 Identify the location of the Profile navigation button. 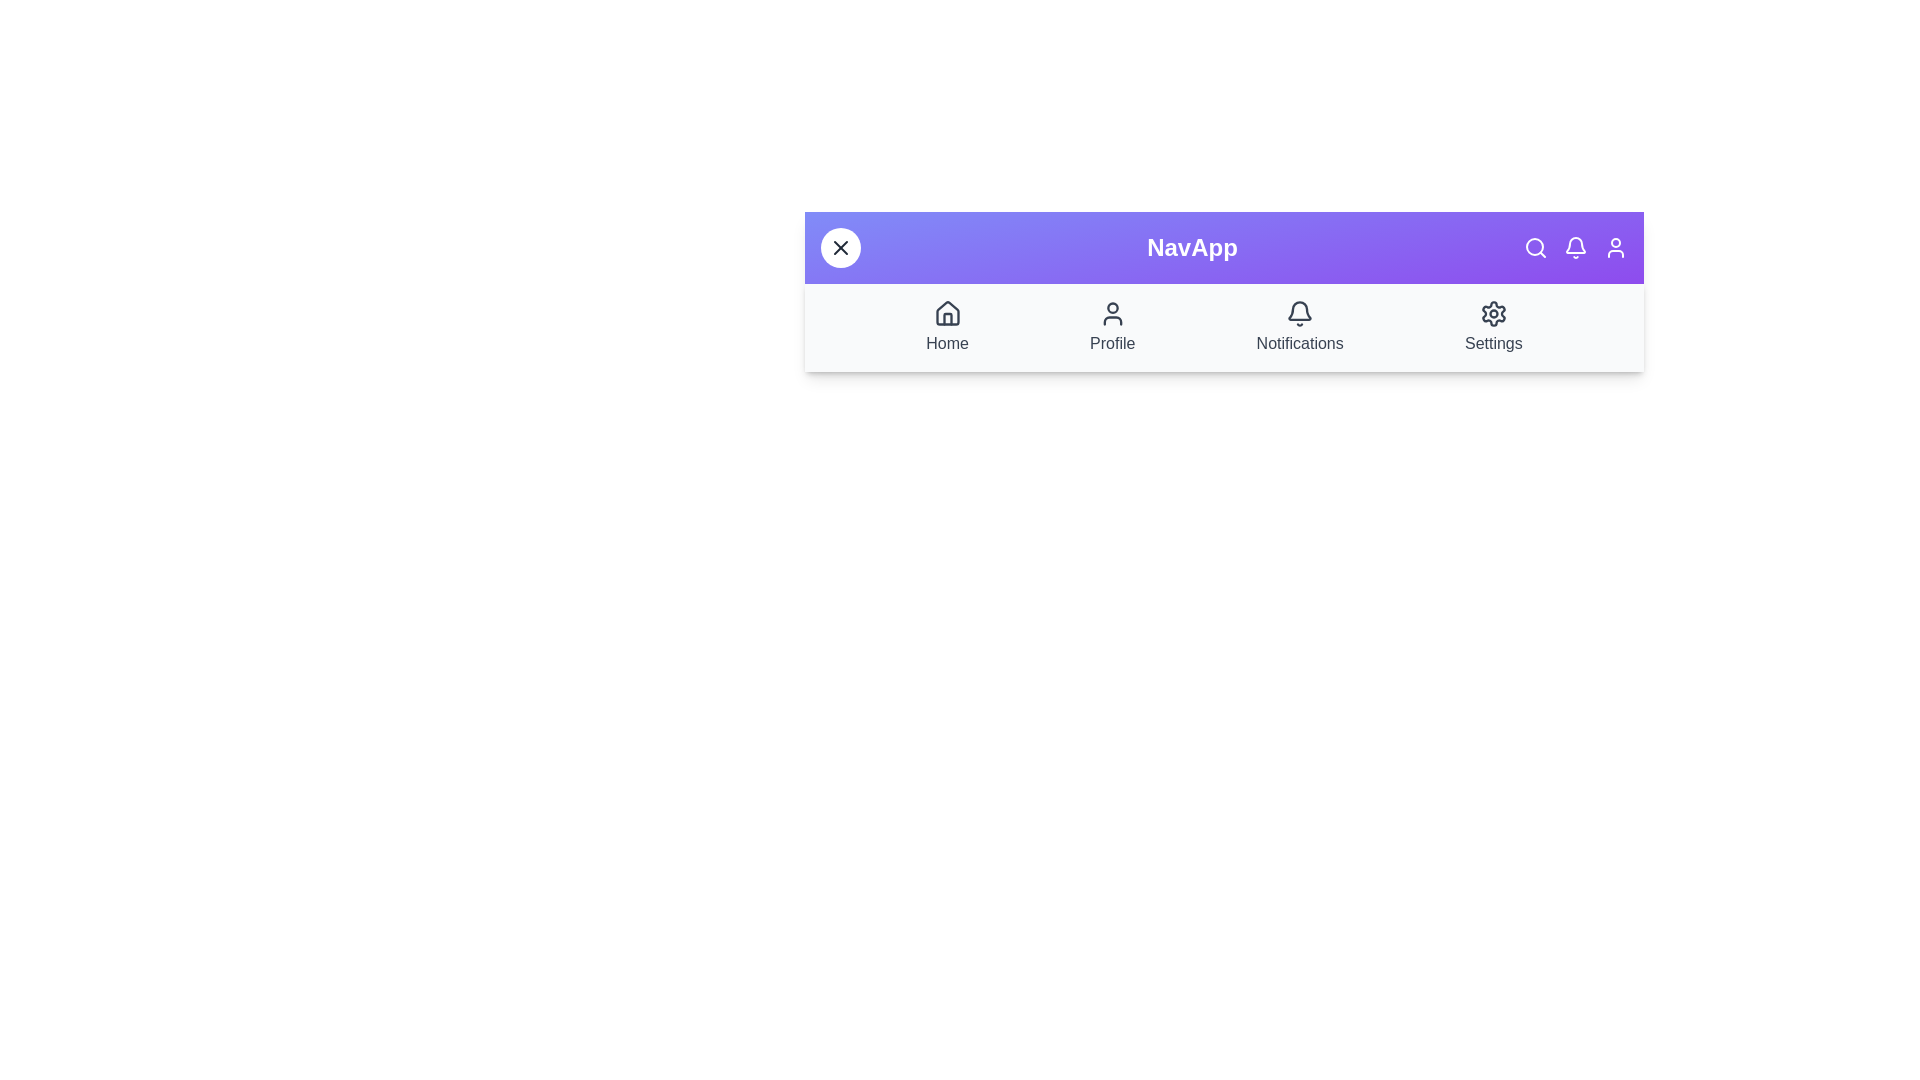
(1111, 326).